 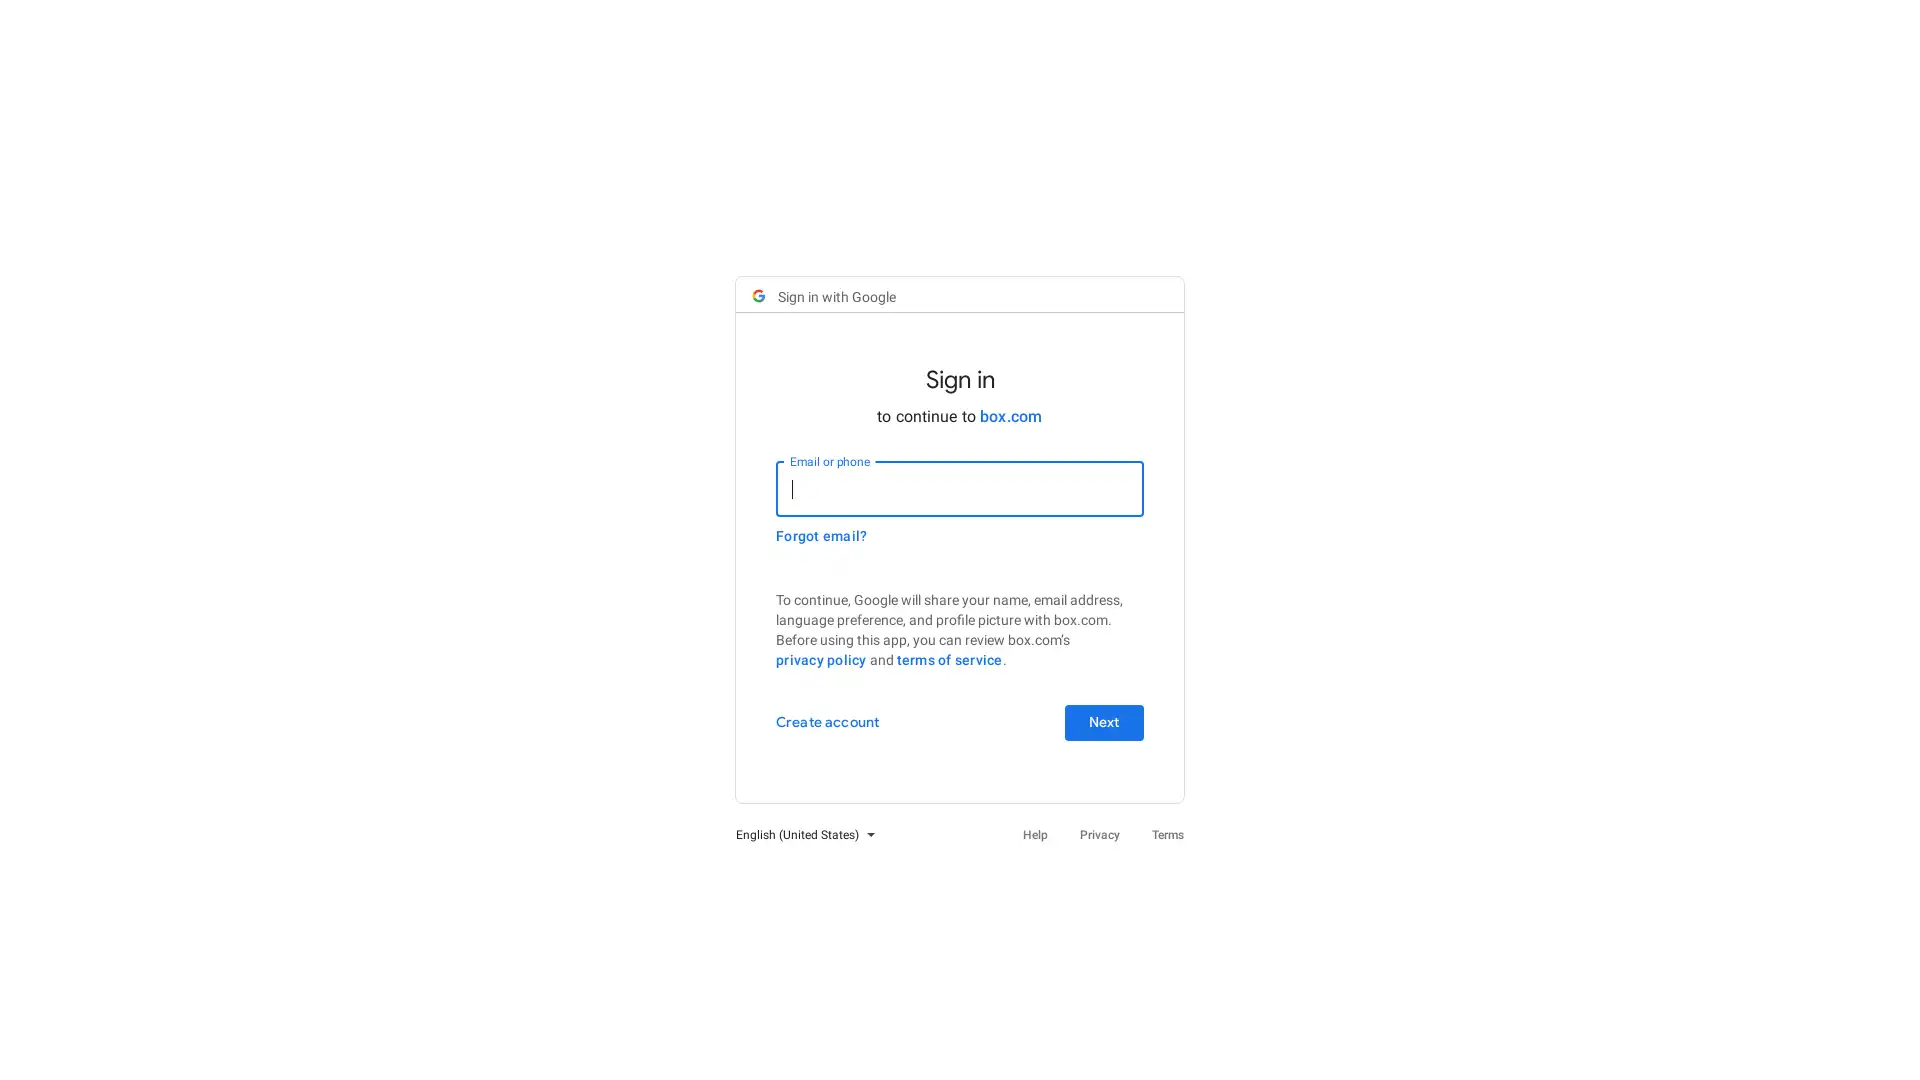 I want to click on Forgot email?, so click(x=821, y=535).